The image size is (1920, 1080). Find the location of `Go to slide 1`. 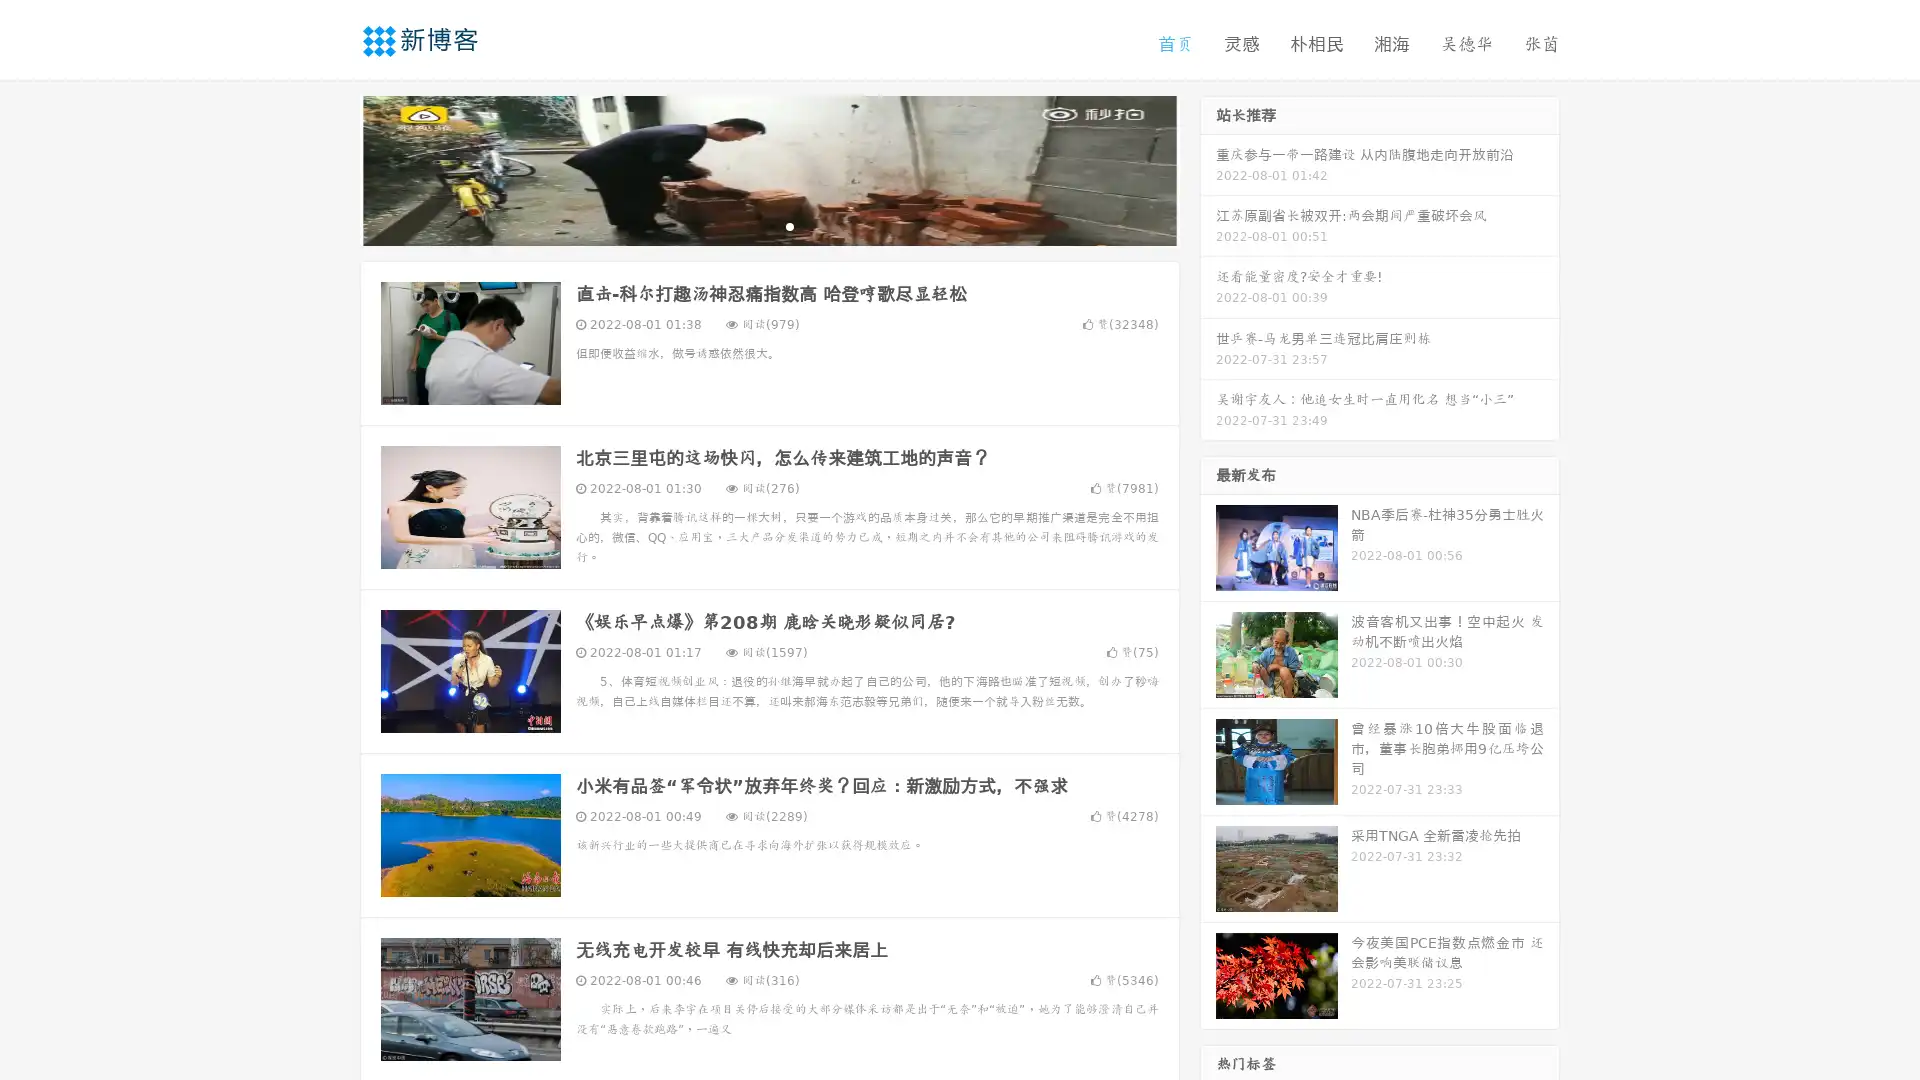

Go to slide 1 is located at coordinates (748, 225).